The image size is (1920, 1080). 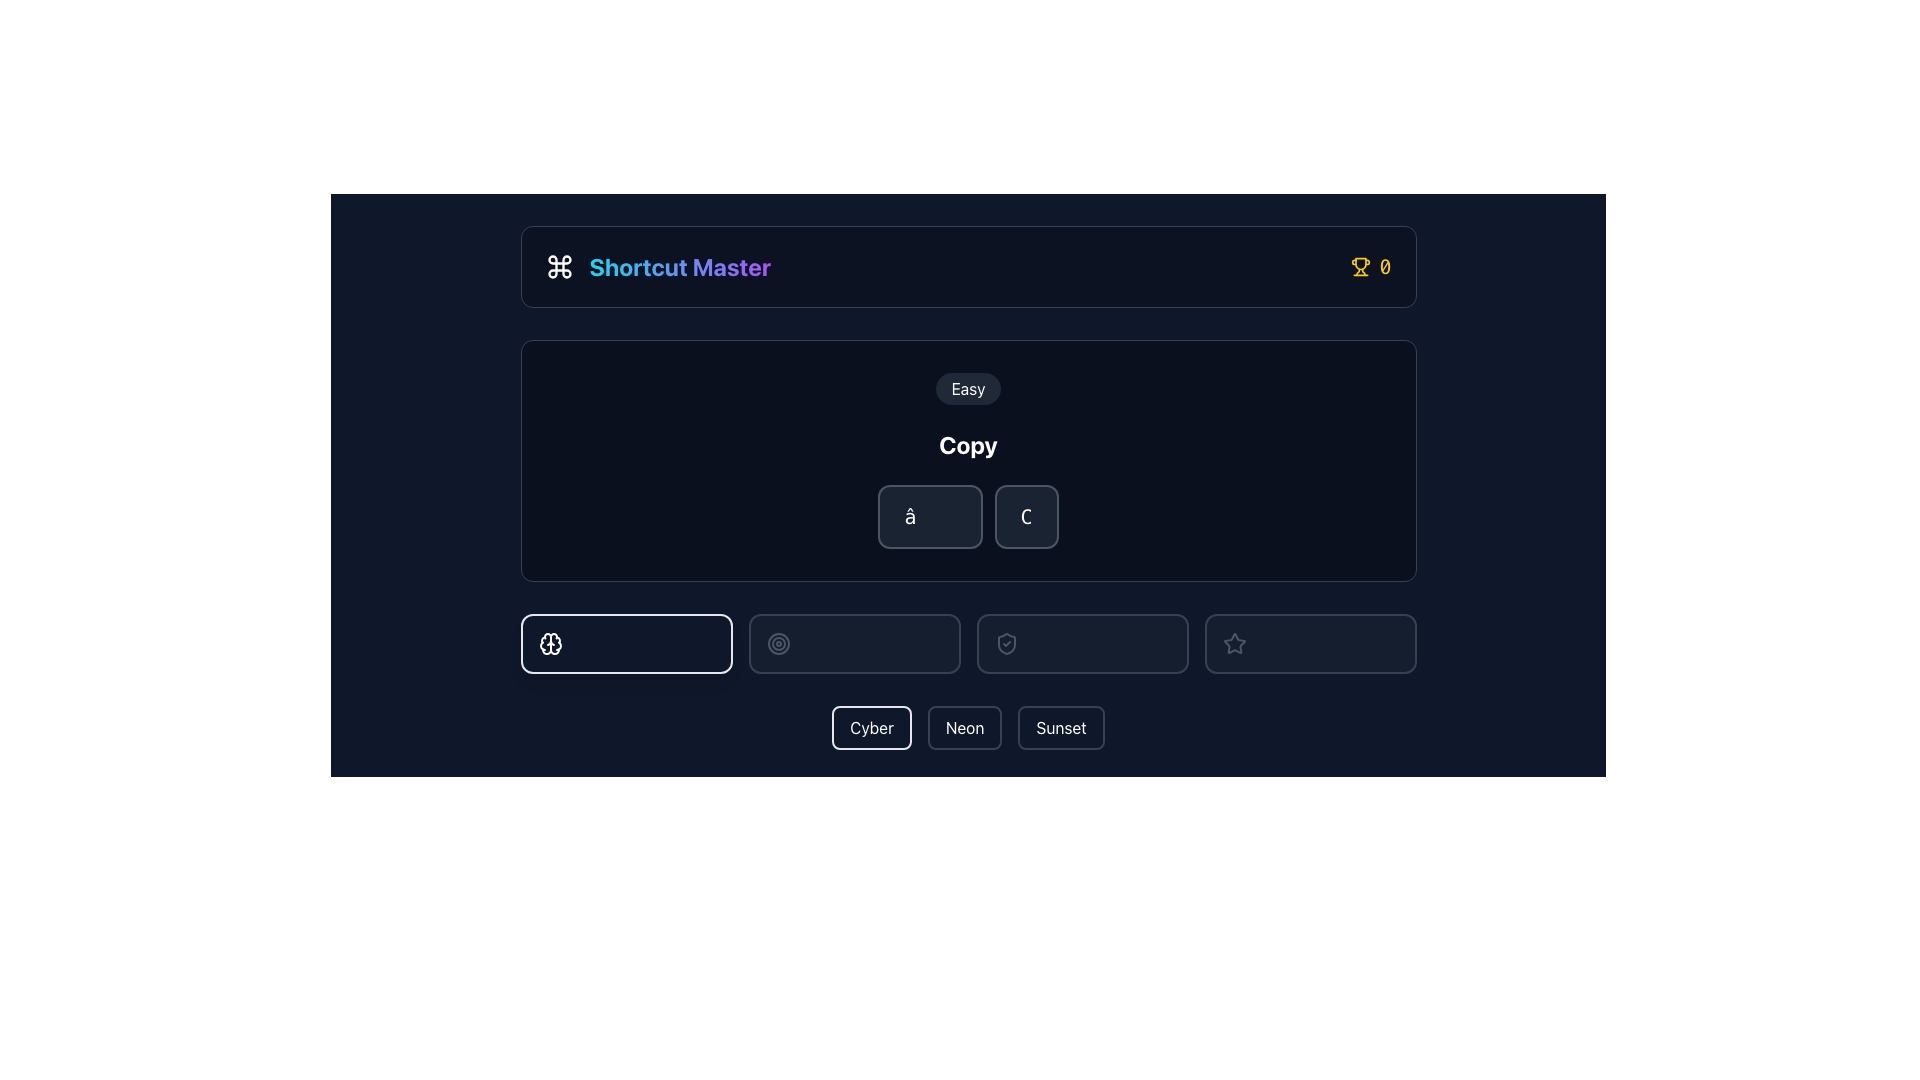 I want to click on the decorative SVG circle which is part of a graphical icon located in the middle of the bottom row of button-like elements, specifically the second from the left, so click(x=777, y=644).